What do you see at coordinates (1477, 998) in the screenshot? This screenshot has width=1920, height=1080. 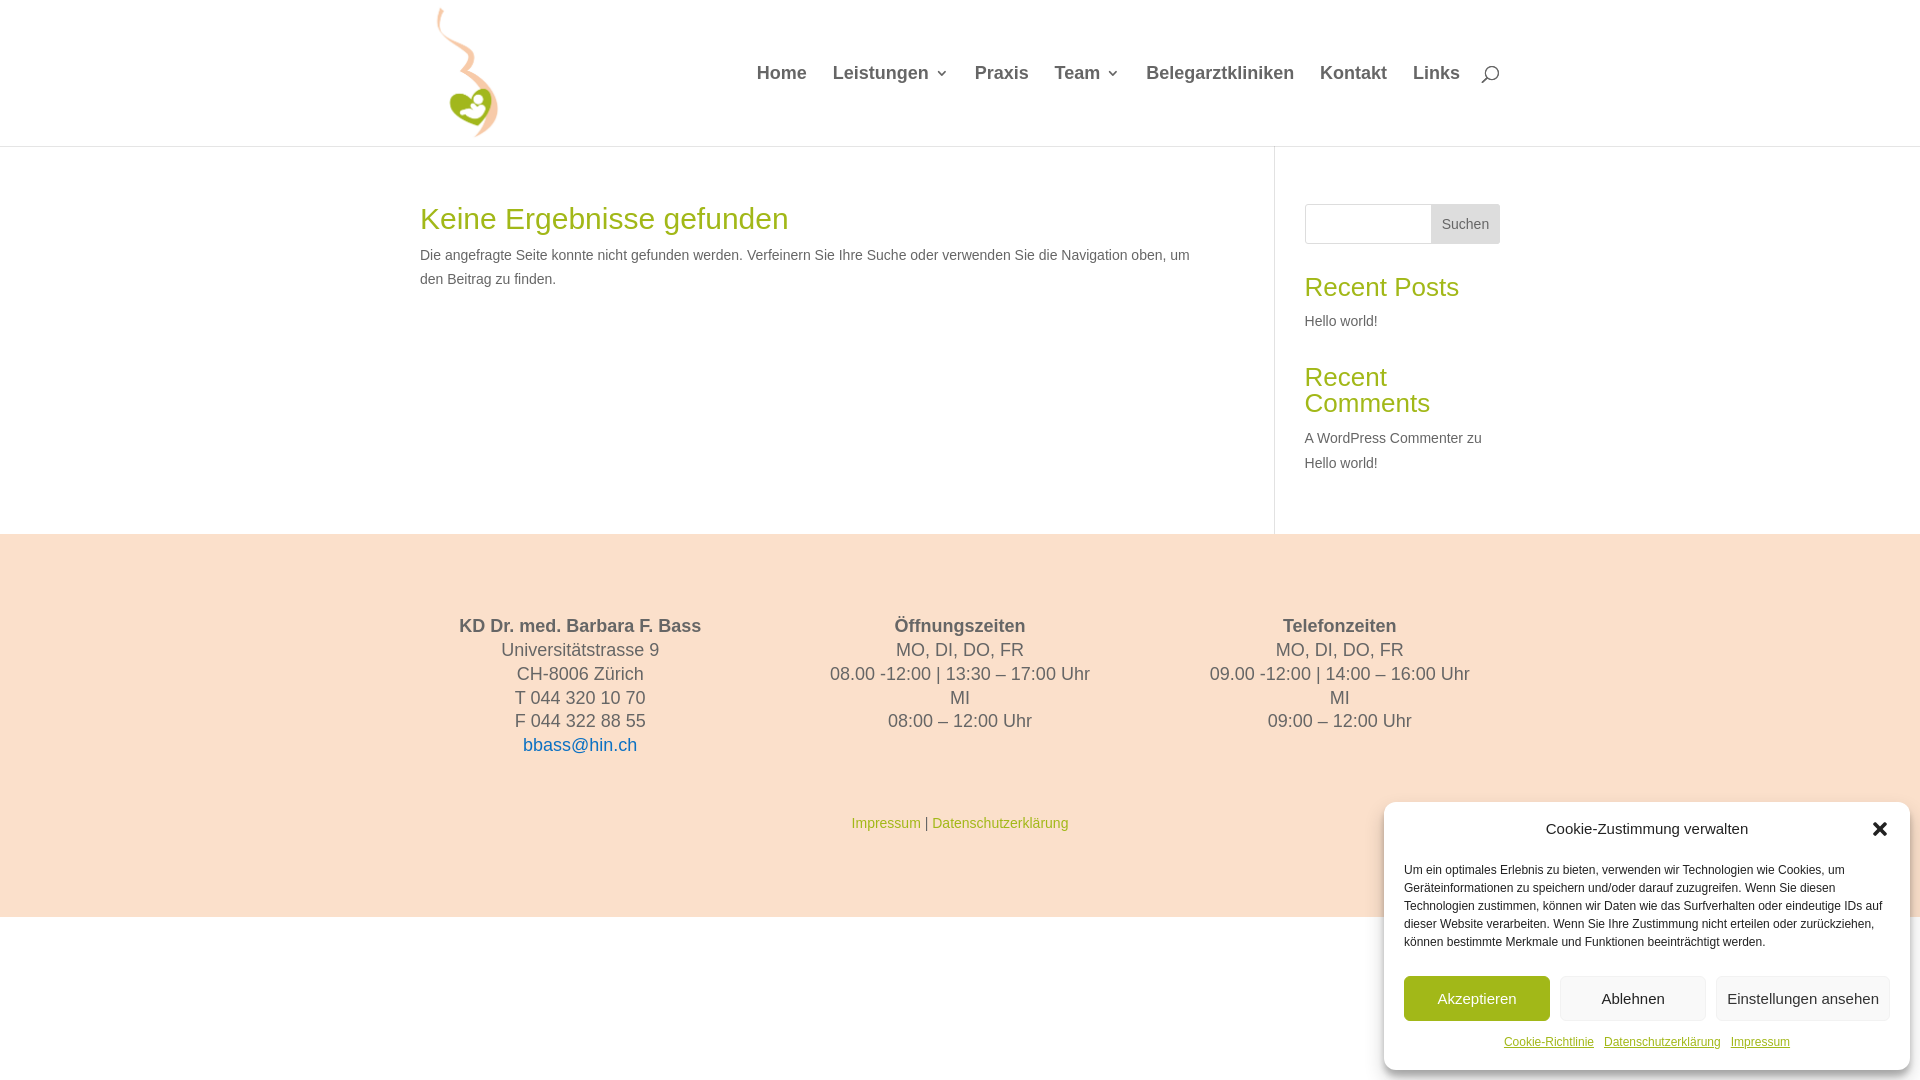 I see `'Akzeptieren'` at bounding box center [1477, 998].